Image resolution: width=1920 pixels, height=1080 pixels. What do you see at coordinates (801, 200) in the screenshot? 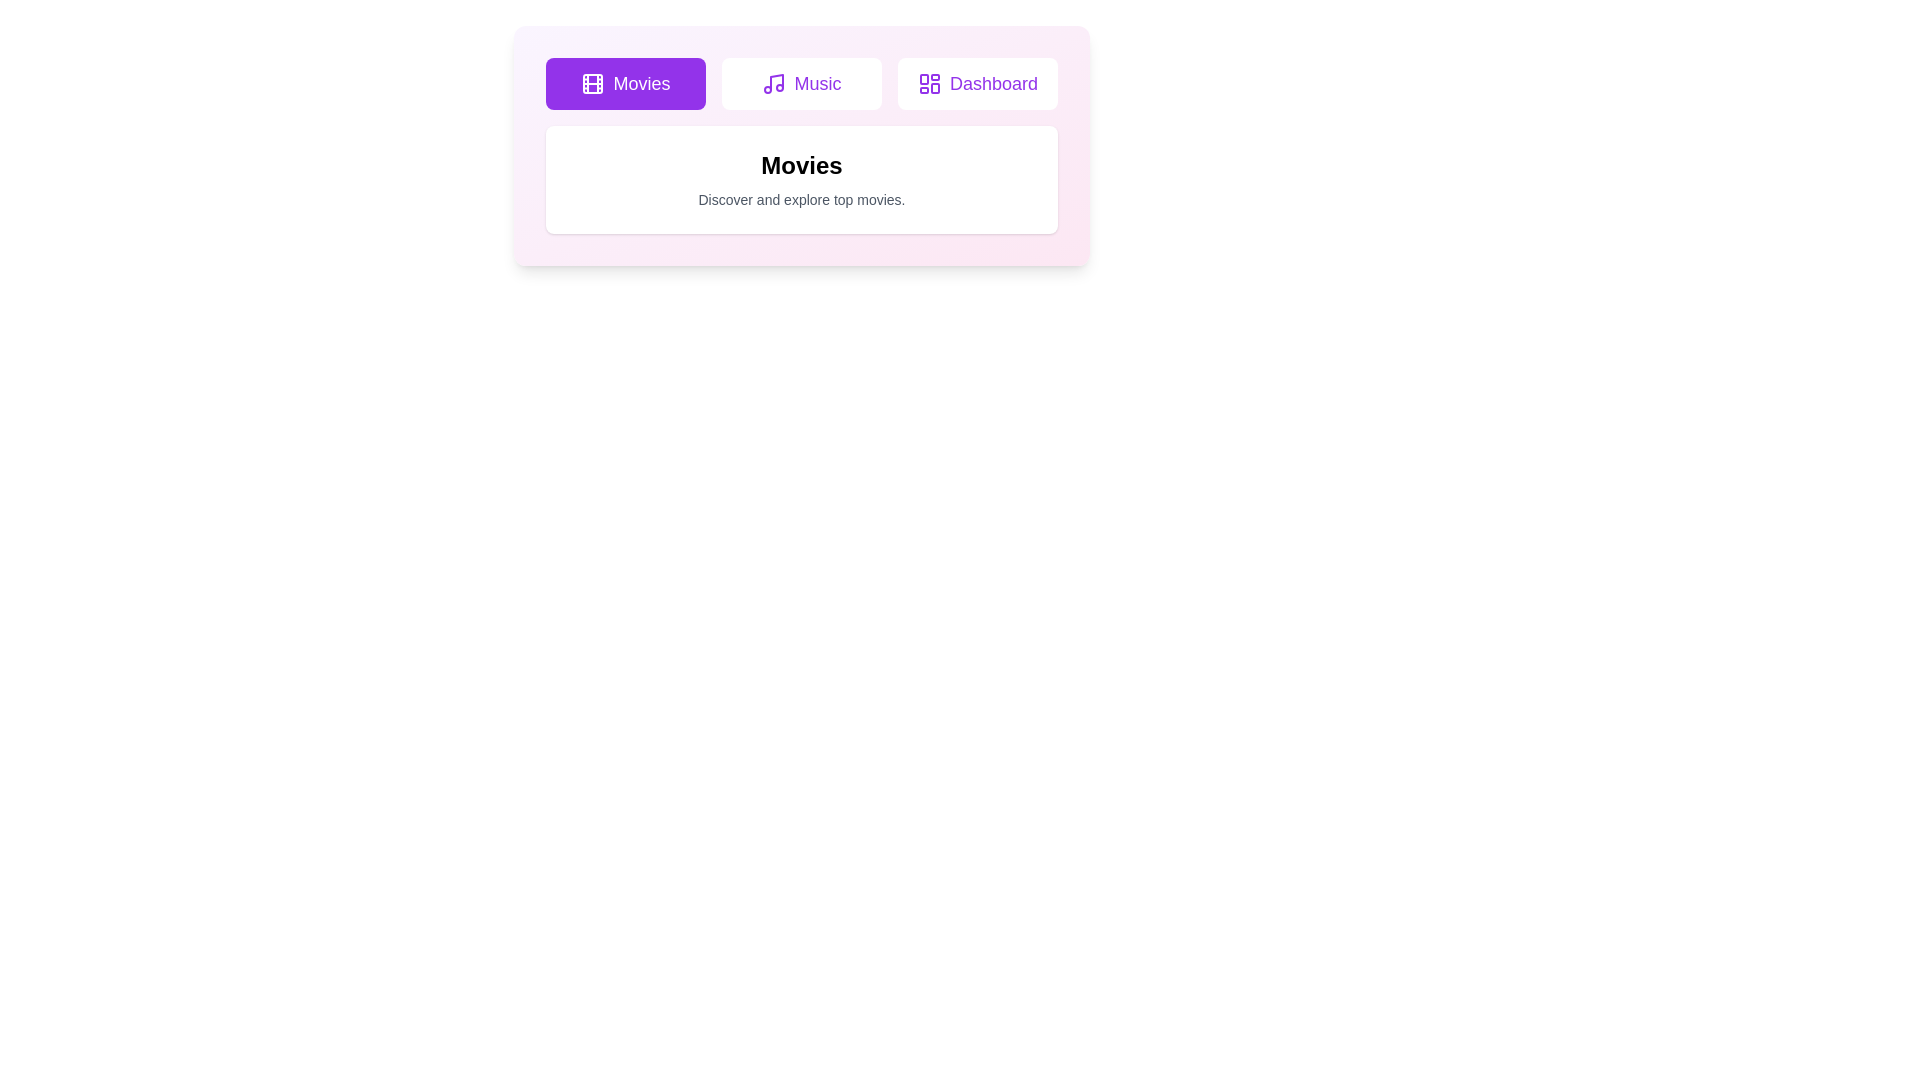
I see `the displayed text description for the active tab, which is 'Discover and explore top movies.'` at bounding box center [801, 200].